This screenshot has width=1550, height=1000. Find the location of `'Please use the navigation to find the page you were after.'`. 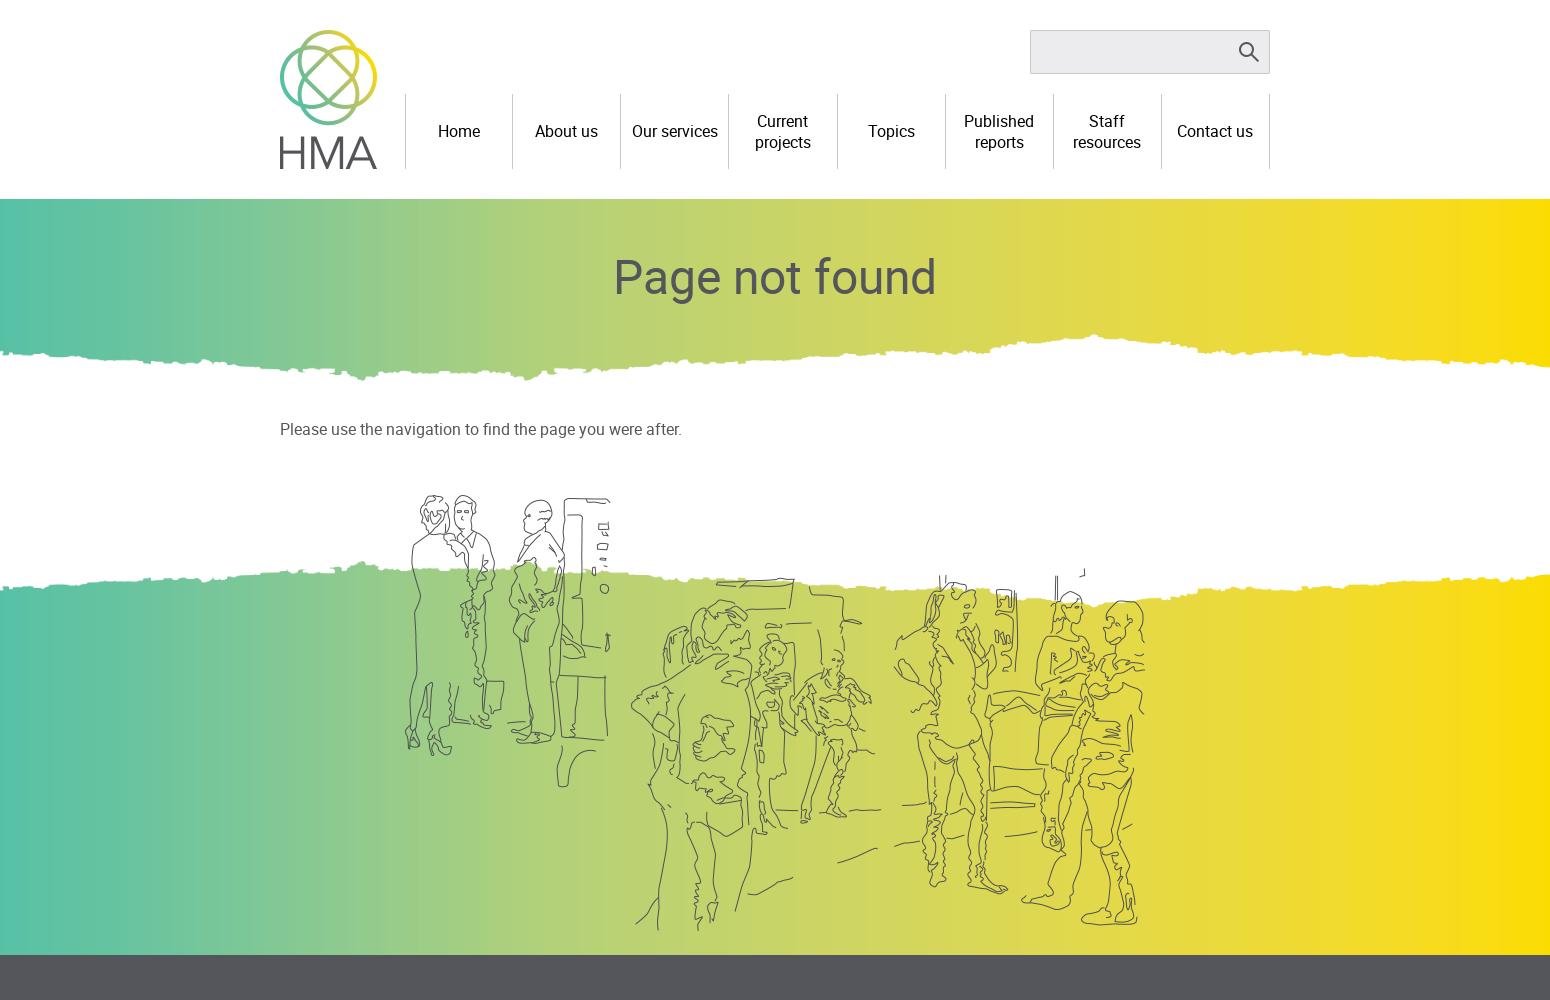

'Please use the navigation to find the page you were after.' is located at coordinates (479, 428).